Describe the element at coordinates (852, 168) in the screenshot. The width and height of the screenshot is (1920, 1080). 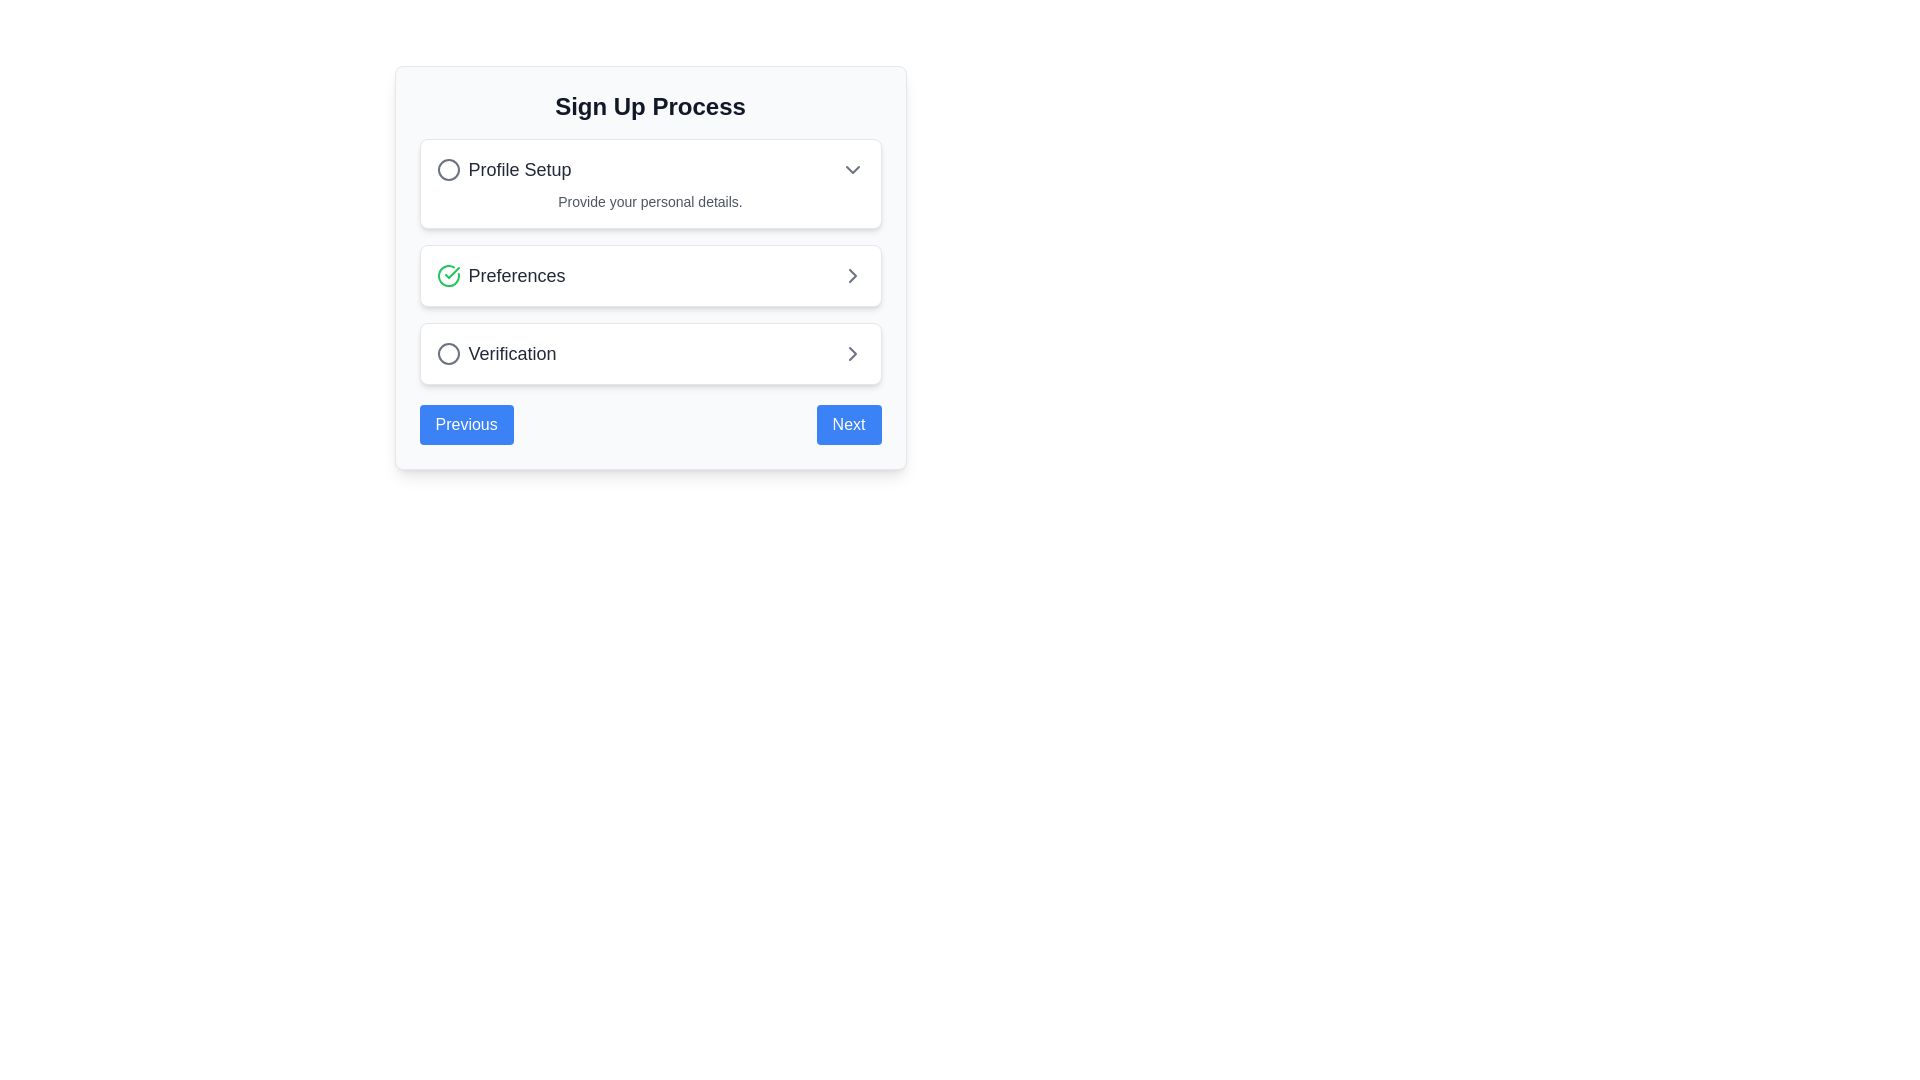
I see `the downward-facing gray arrow icon in the 'Profile Setup' section, located on the right side of the row` at that location.